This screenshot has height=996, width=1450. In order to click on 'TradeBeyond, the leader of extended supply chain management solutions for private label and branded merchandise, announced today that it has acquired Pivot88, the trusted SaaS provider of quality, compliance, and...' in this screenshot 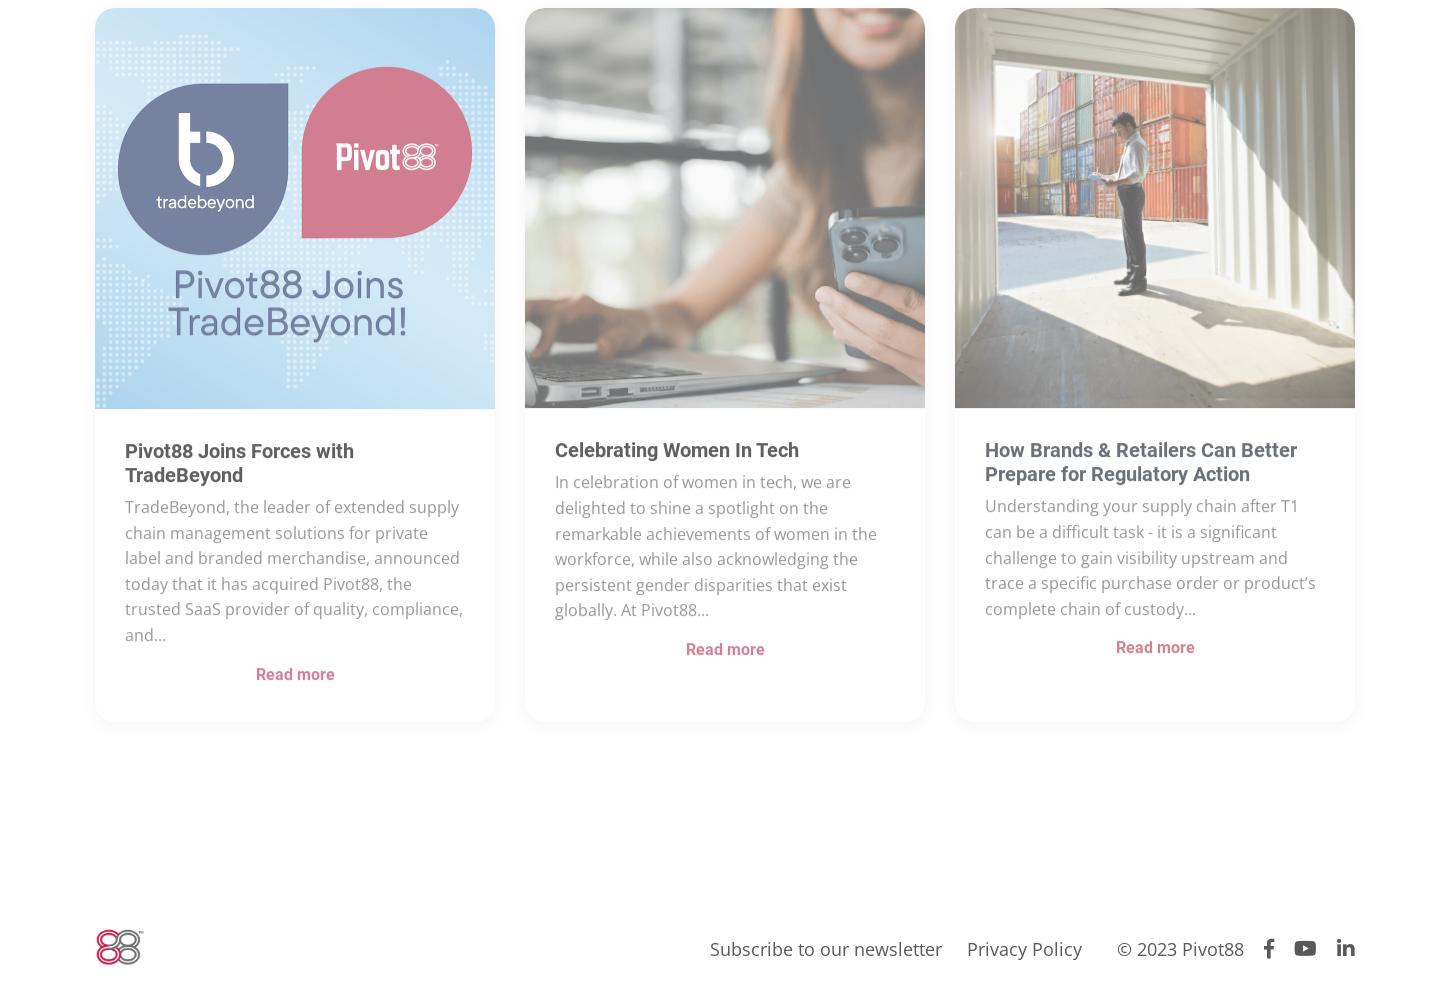, I will do `click(294, 631)`.